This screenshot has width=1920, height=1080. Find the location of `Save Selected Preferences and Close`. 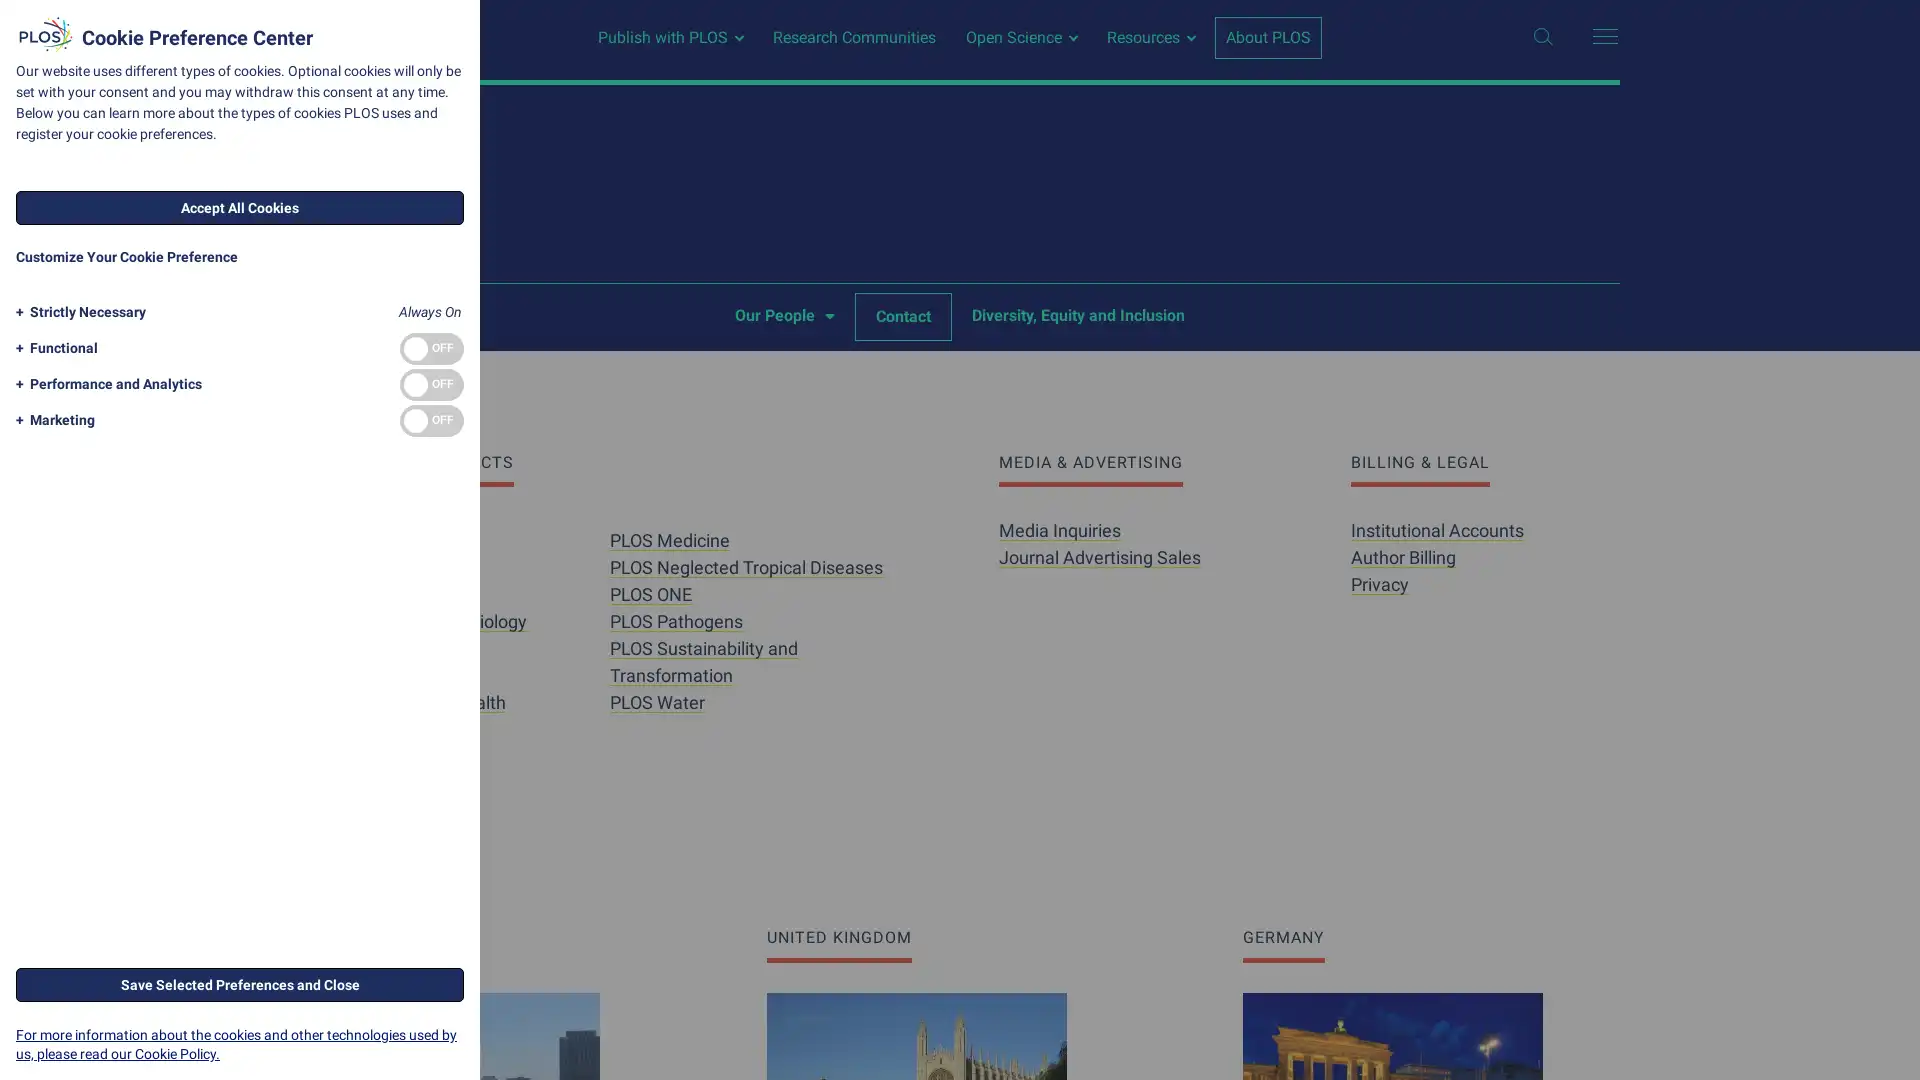

Save Selected Preferences and Close is located at coordinates (240, 982).